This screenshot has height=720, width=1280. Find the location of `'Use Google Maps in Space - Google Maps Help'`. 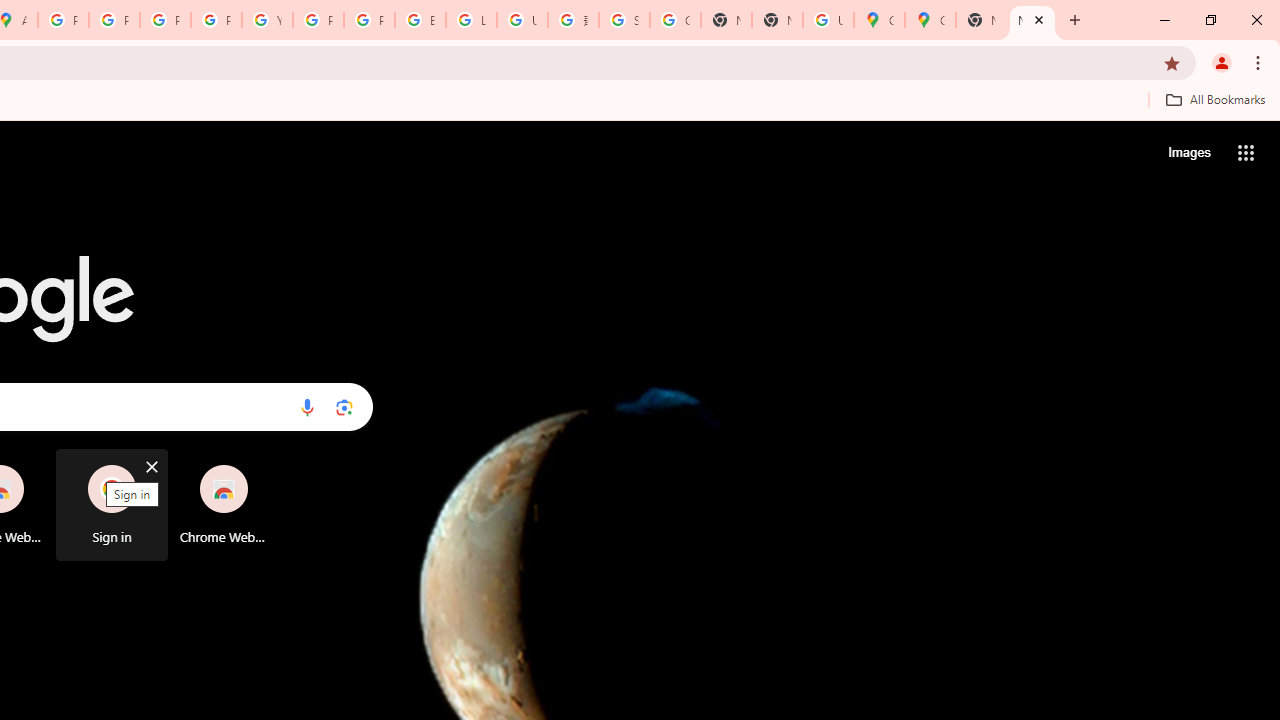

'Use Google Maps in Space - Google Maps Help' is located at coordinates (828, 20).